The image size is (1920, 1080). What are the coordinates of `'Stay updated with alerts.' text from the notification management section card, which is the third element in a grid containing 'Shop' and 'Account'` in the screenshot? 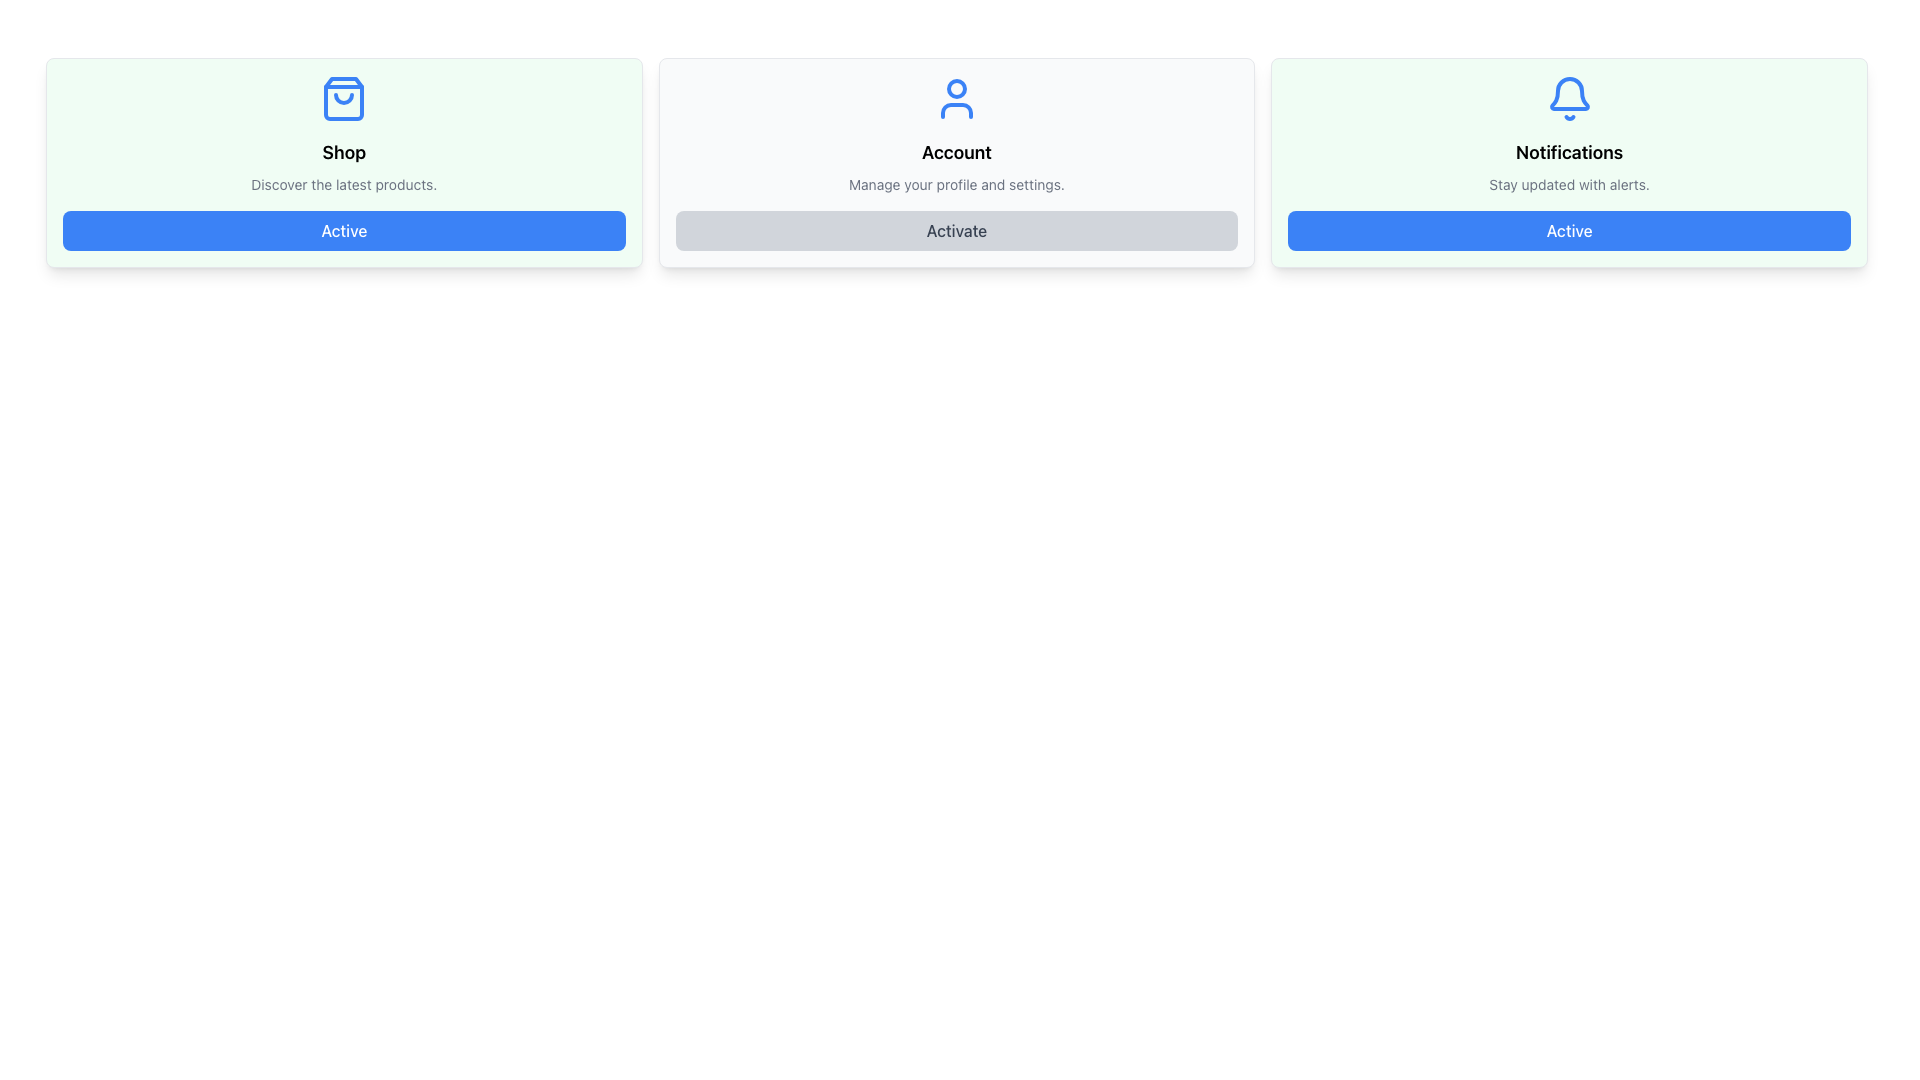 It's located at (1568, 161).